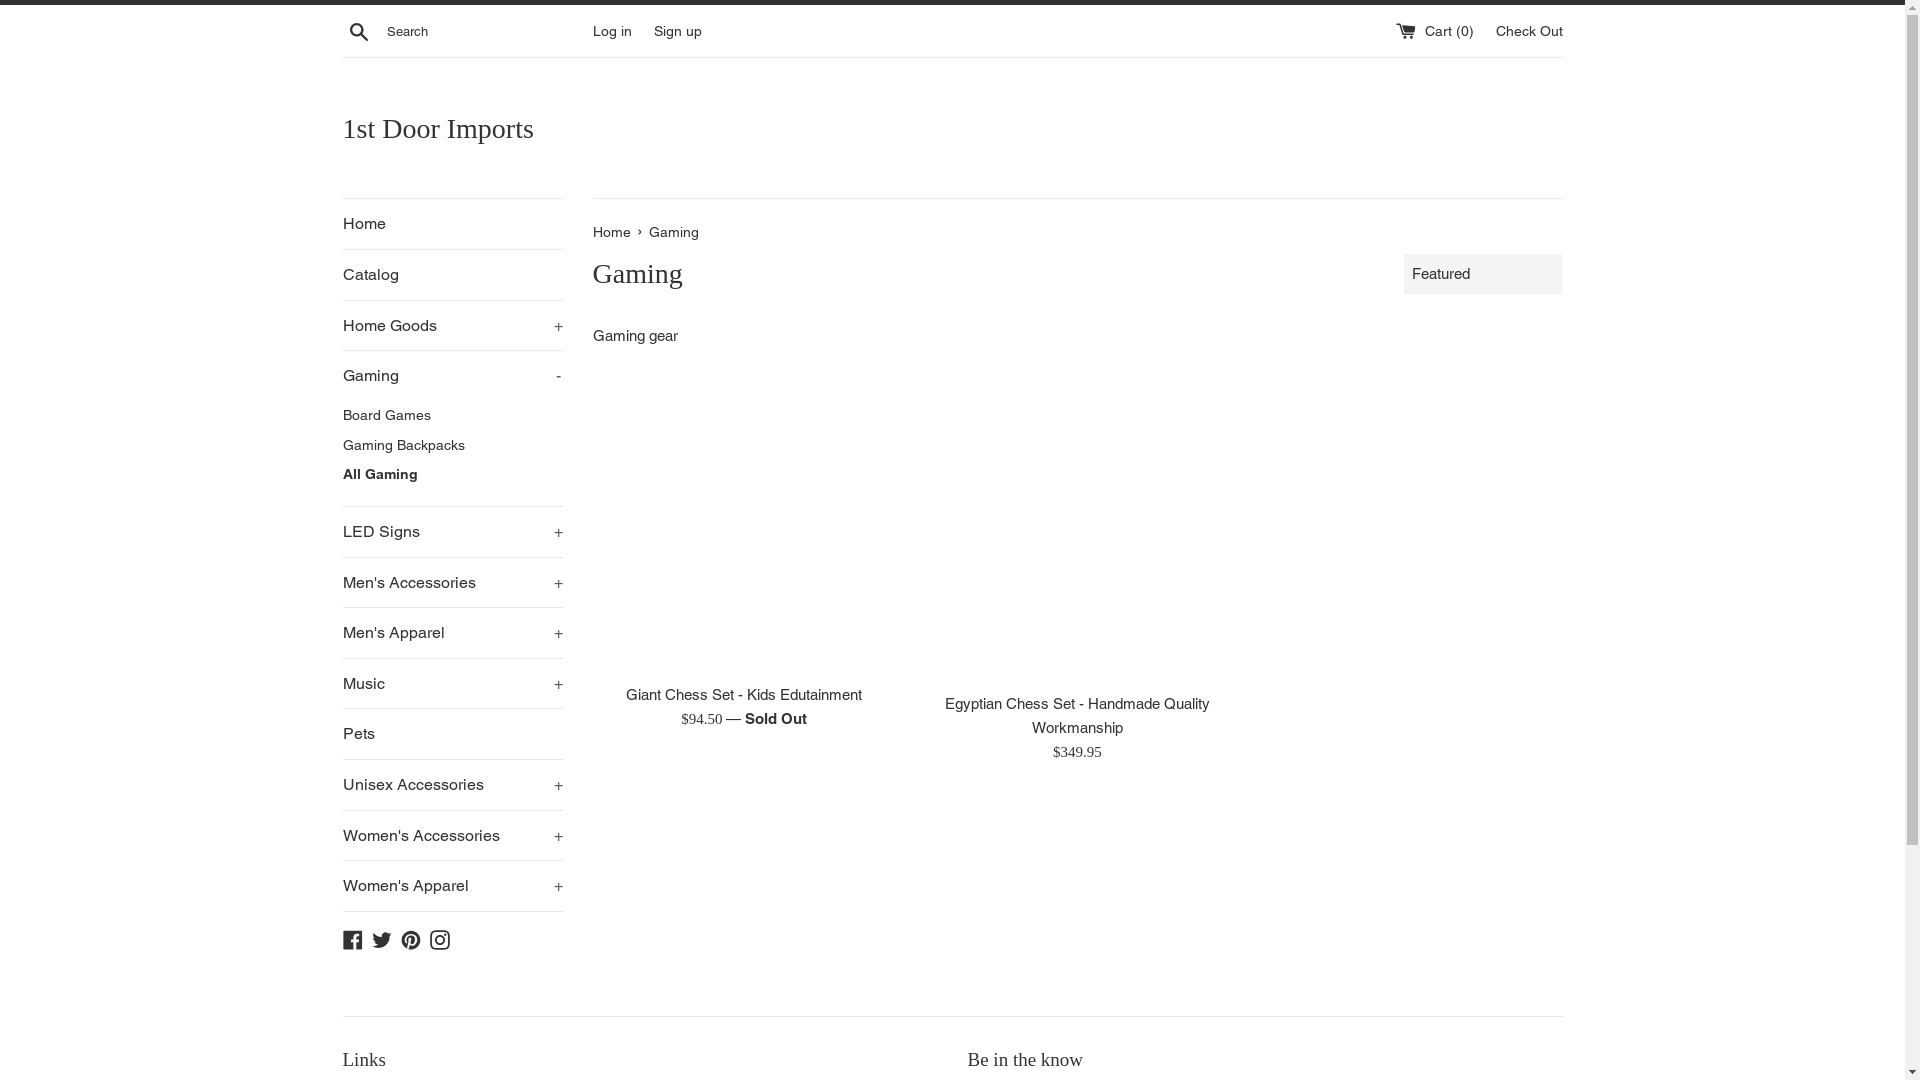 The image size is (1920, 1080). I want to click on 'Check Out', so click(1528, 30).